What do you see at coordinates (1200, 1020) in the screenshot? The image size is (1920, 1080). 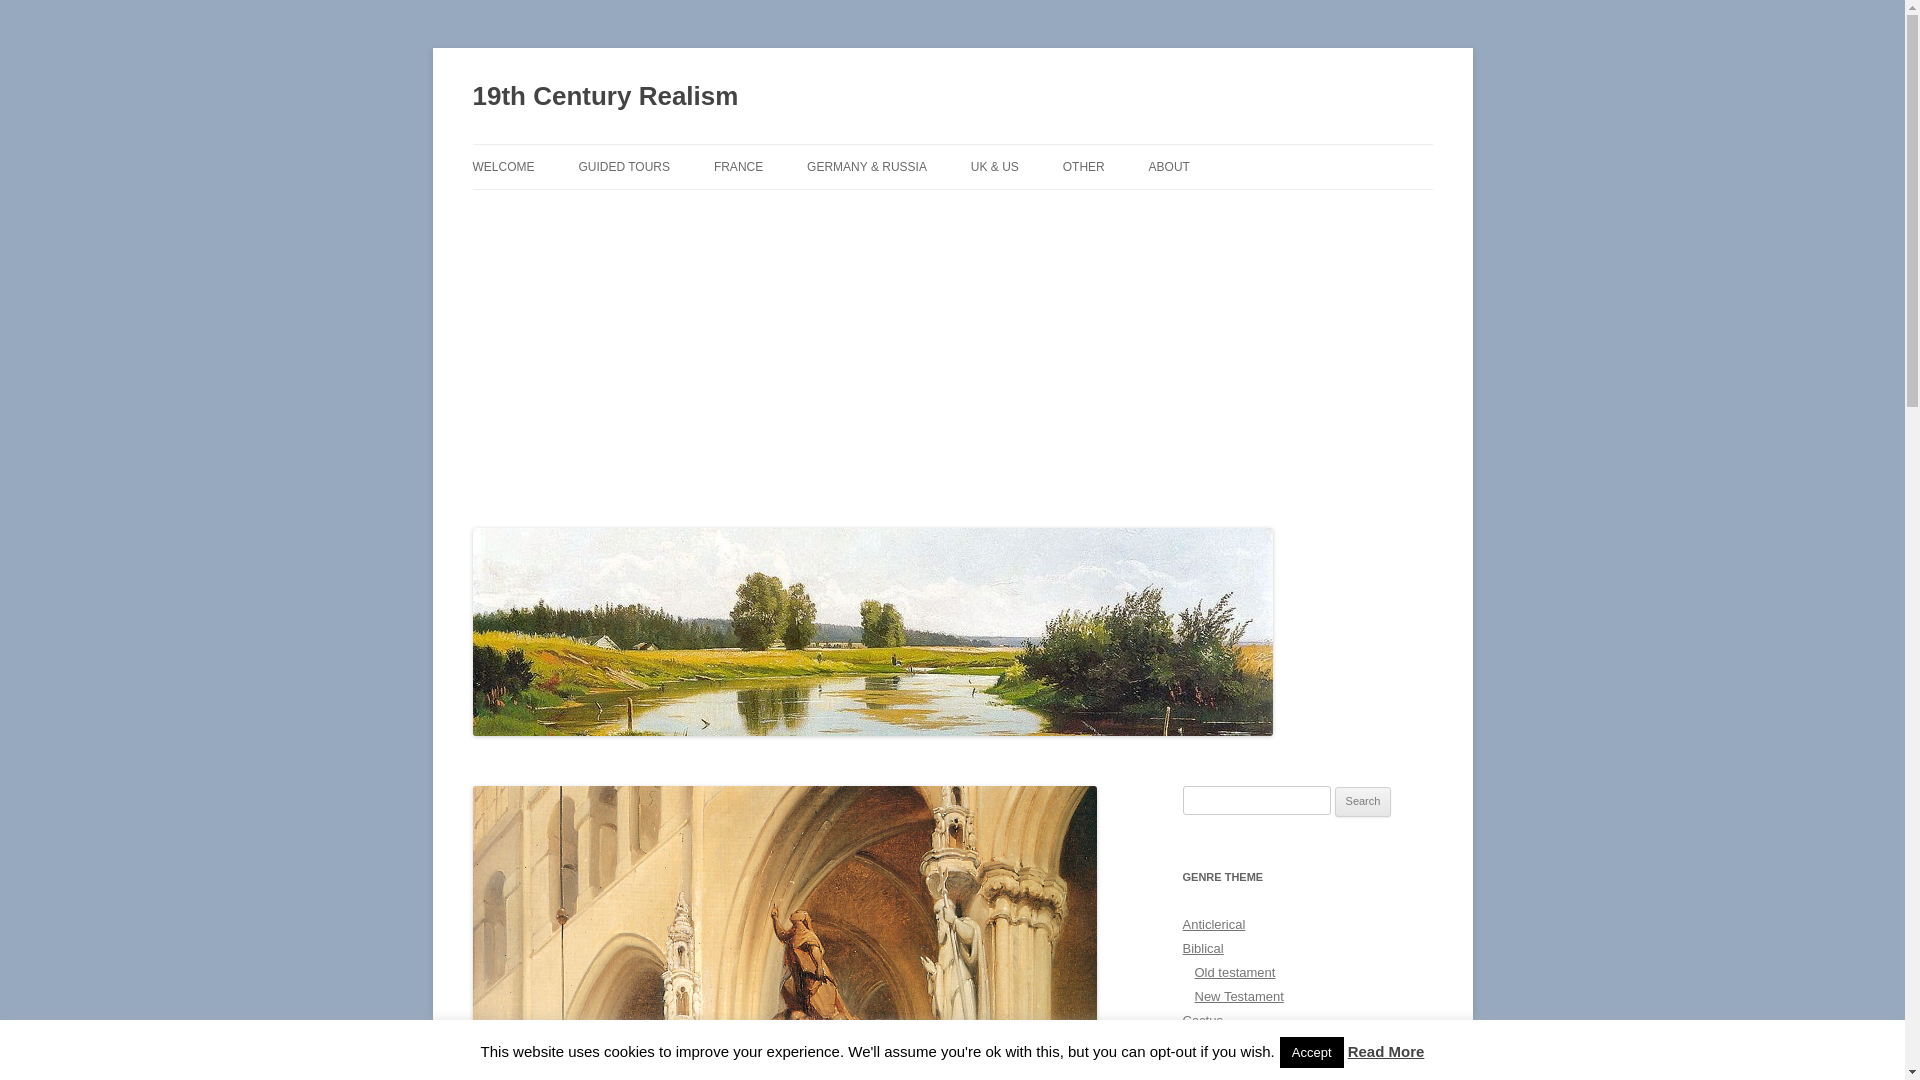 I see `'Cactus'` at bounding box center [1200, 1020].